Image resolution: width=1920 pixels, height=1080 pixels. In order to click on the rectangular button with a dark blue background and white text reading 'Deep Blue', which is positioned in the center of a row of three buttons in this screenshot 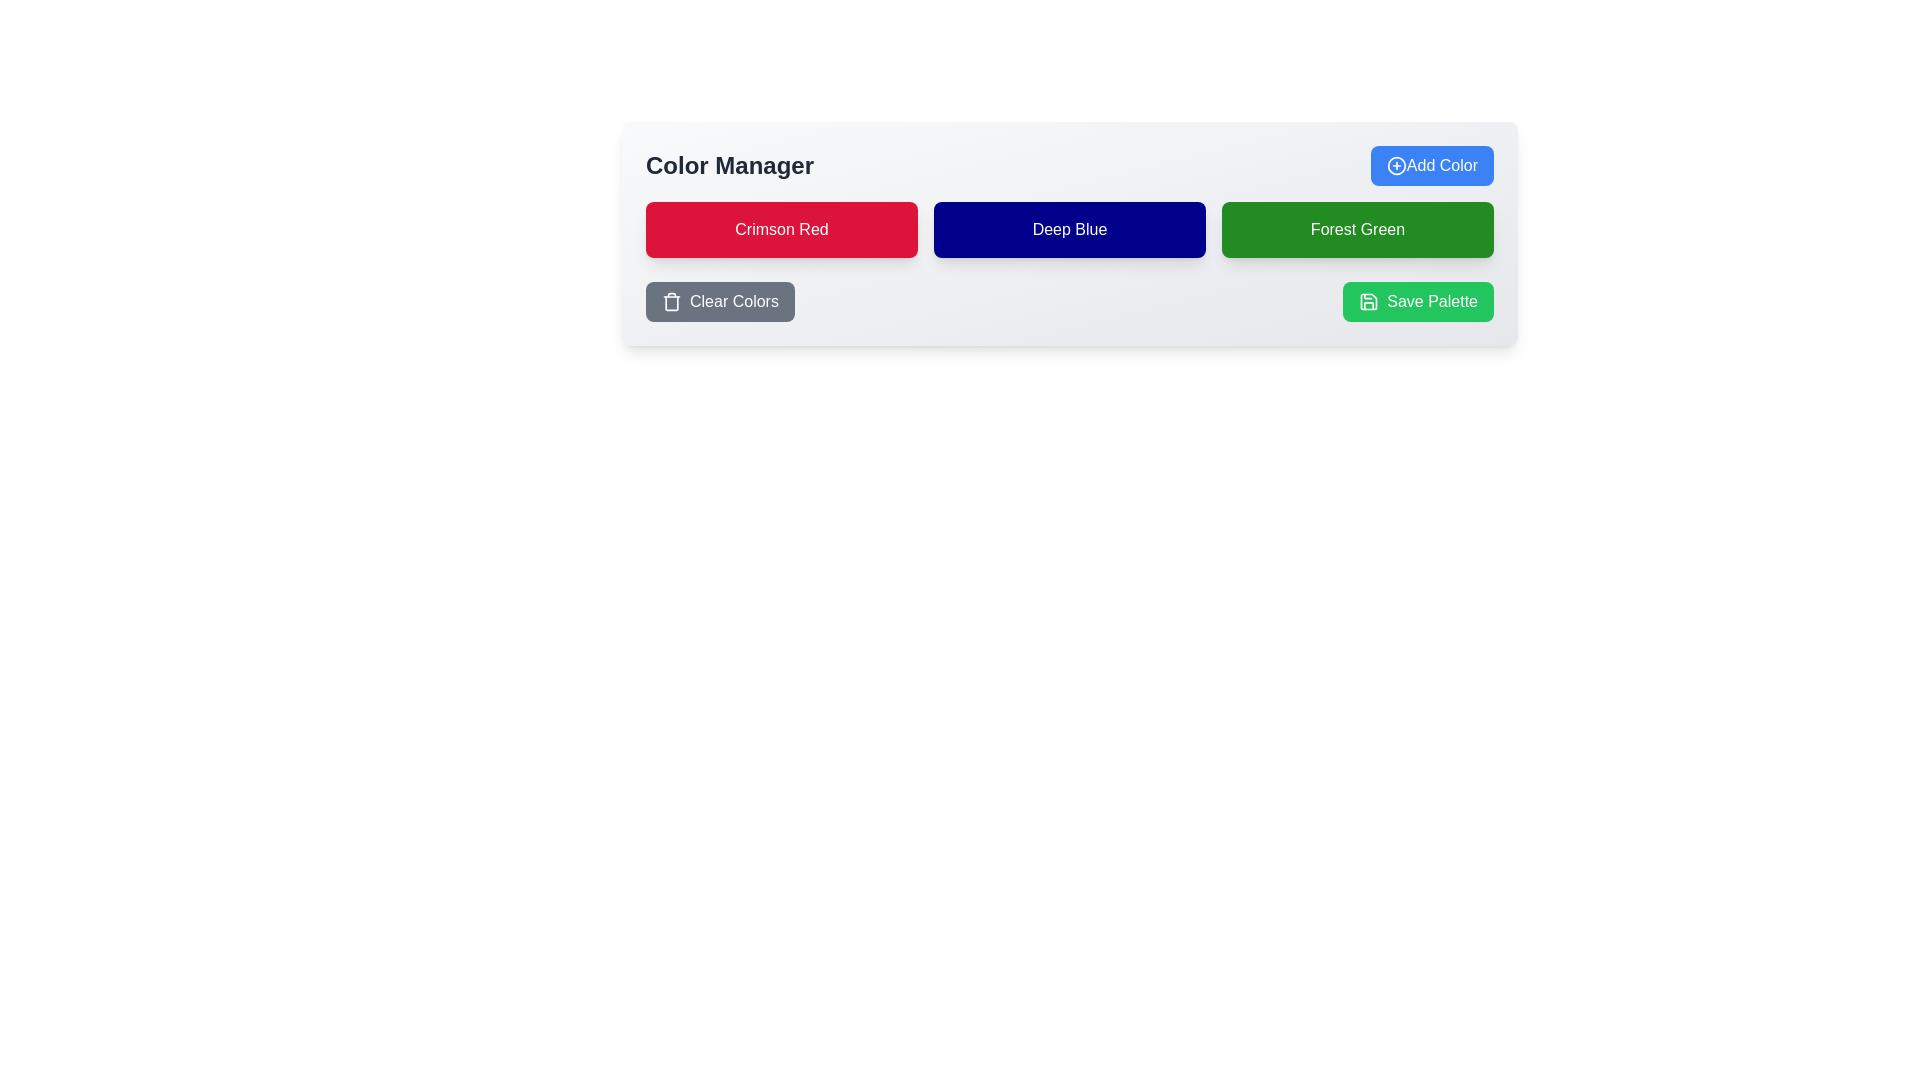, I will do `click(1069, 229)`.